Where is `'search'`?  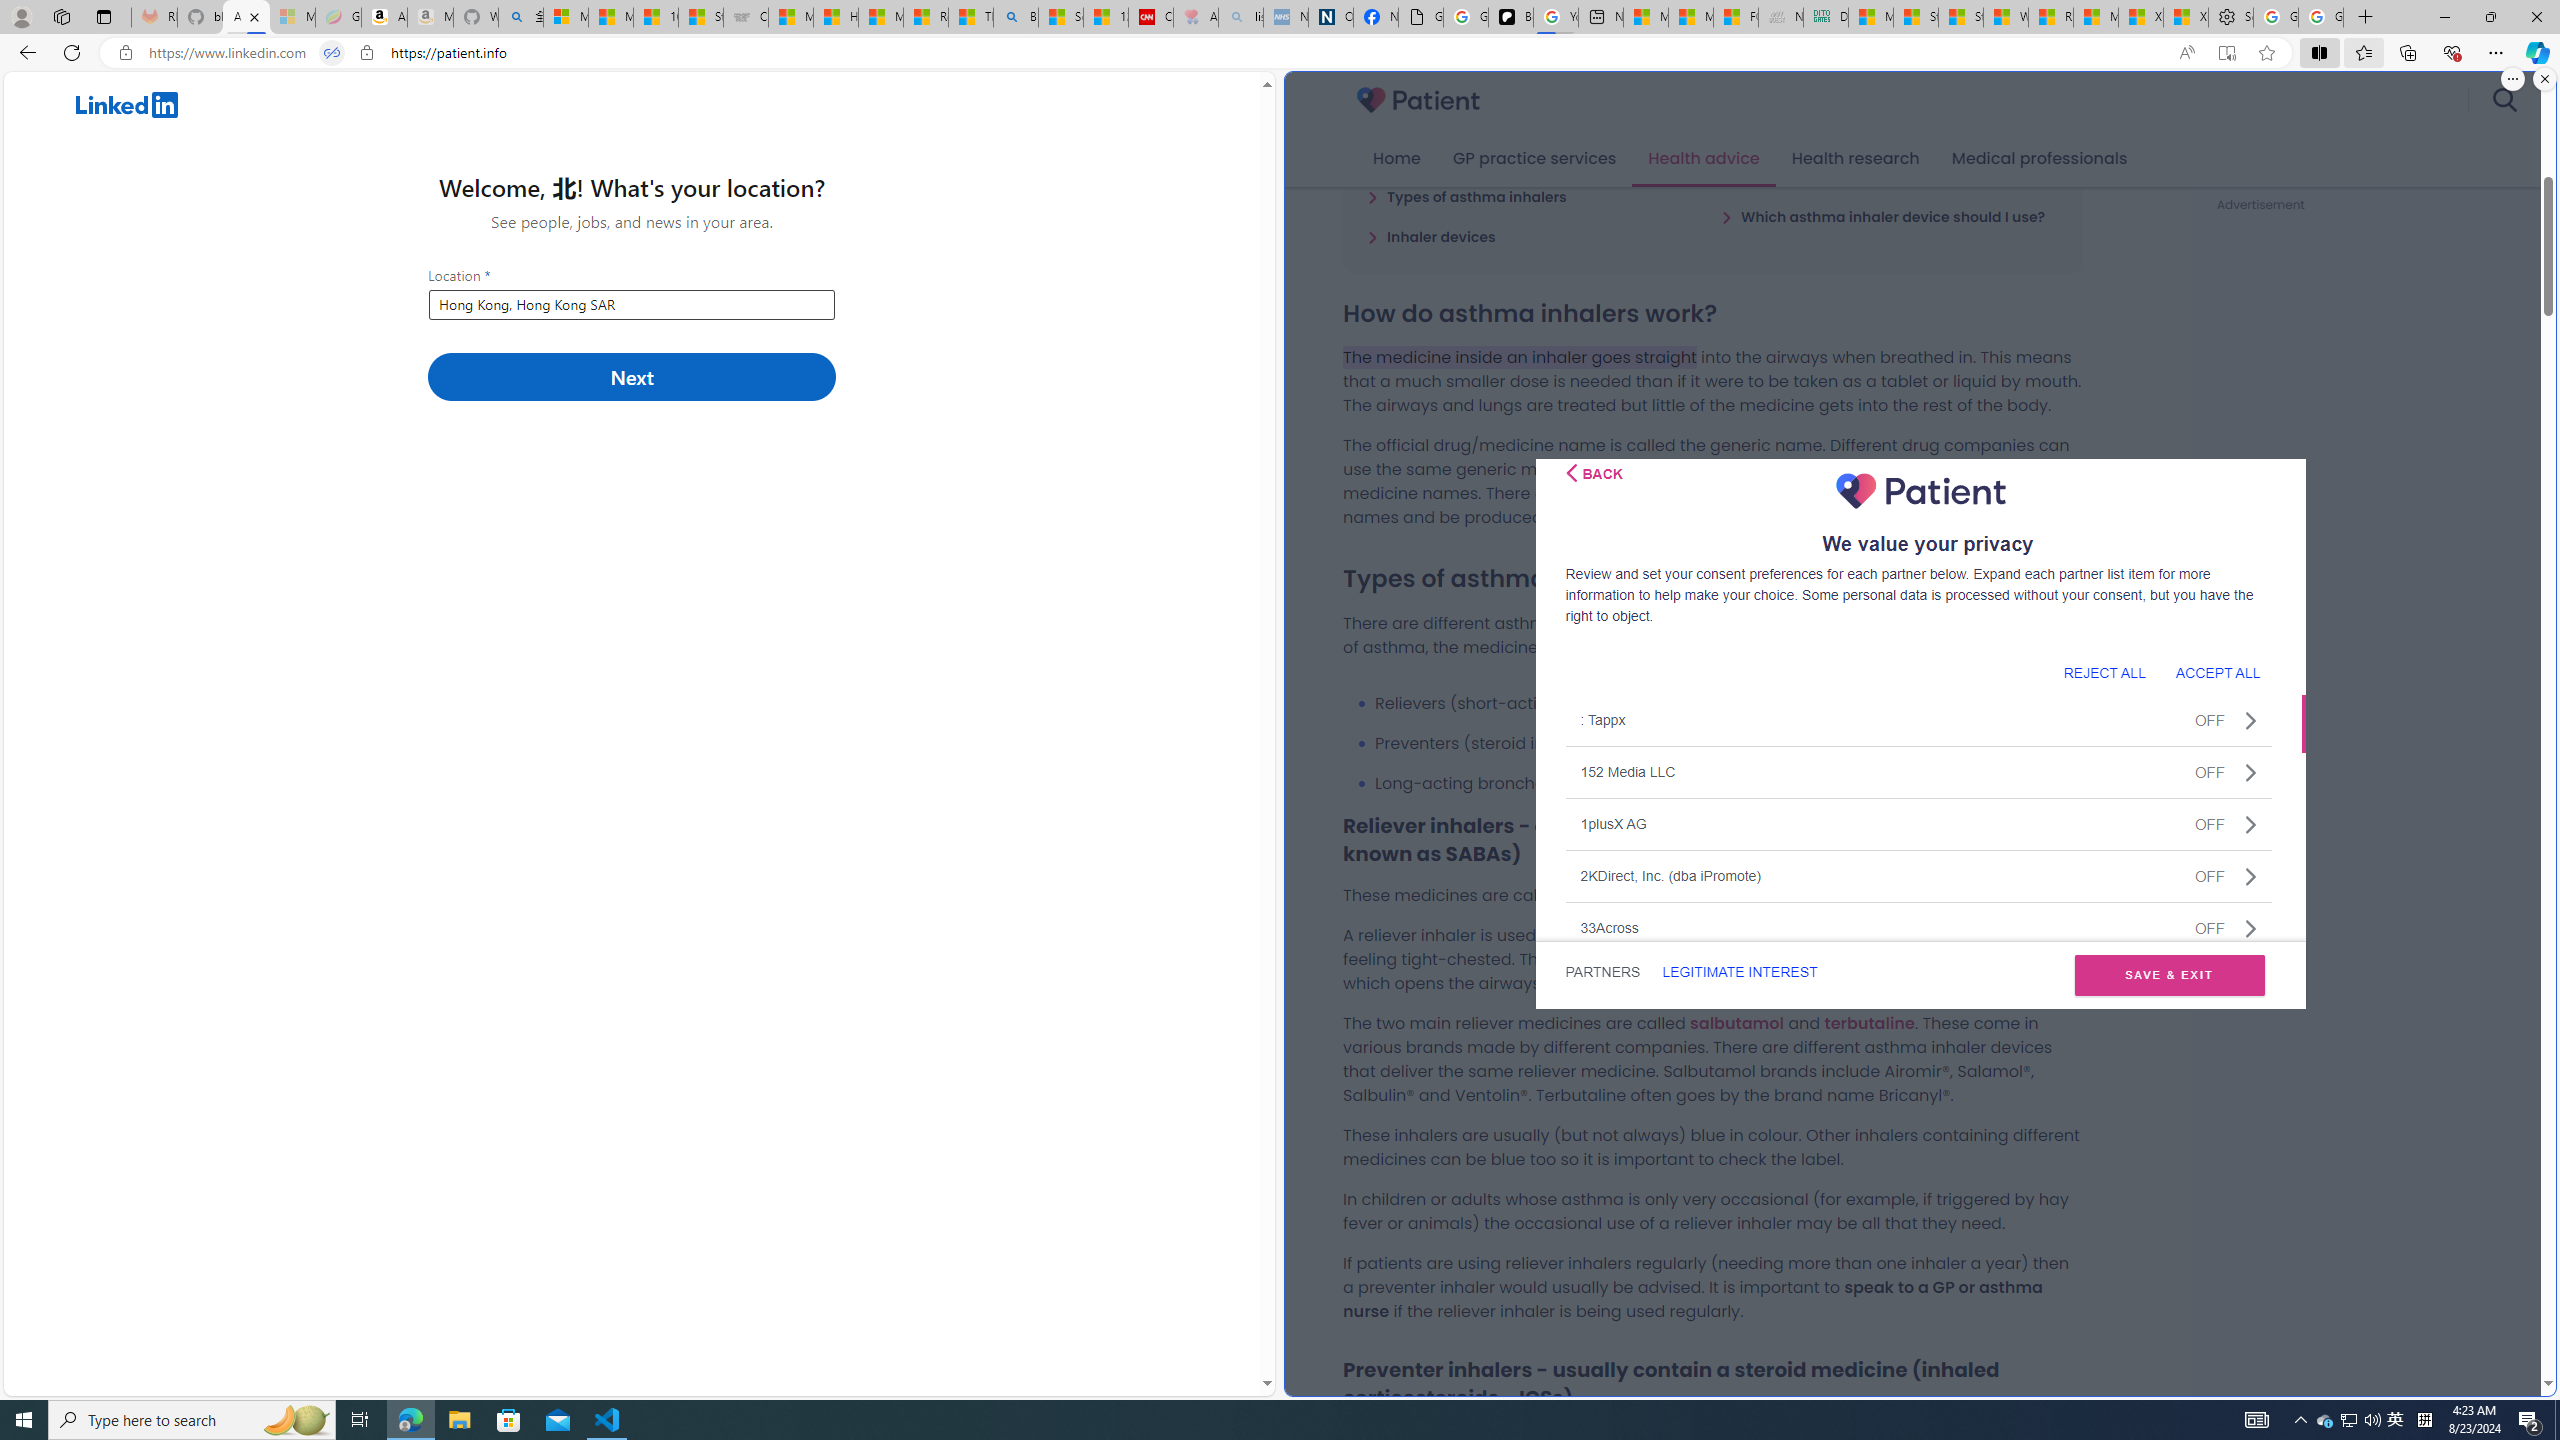 'search' is located at coordinates (2503, 99).